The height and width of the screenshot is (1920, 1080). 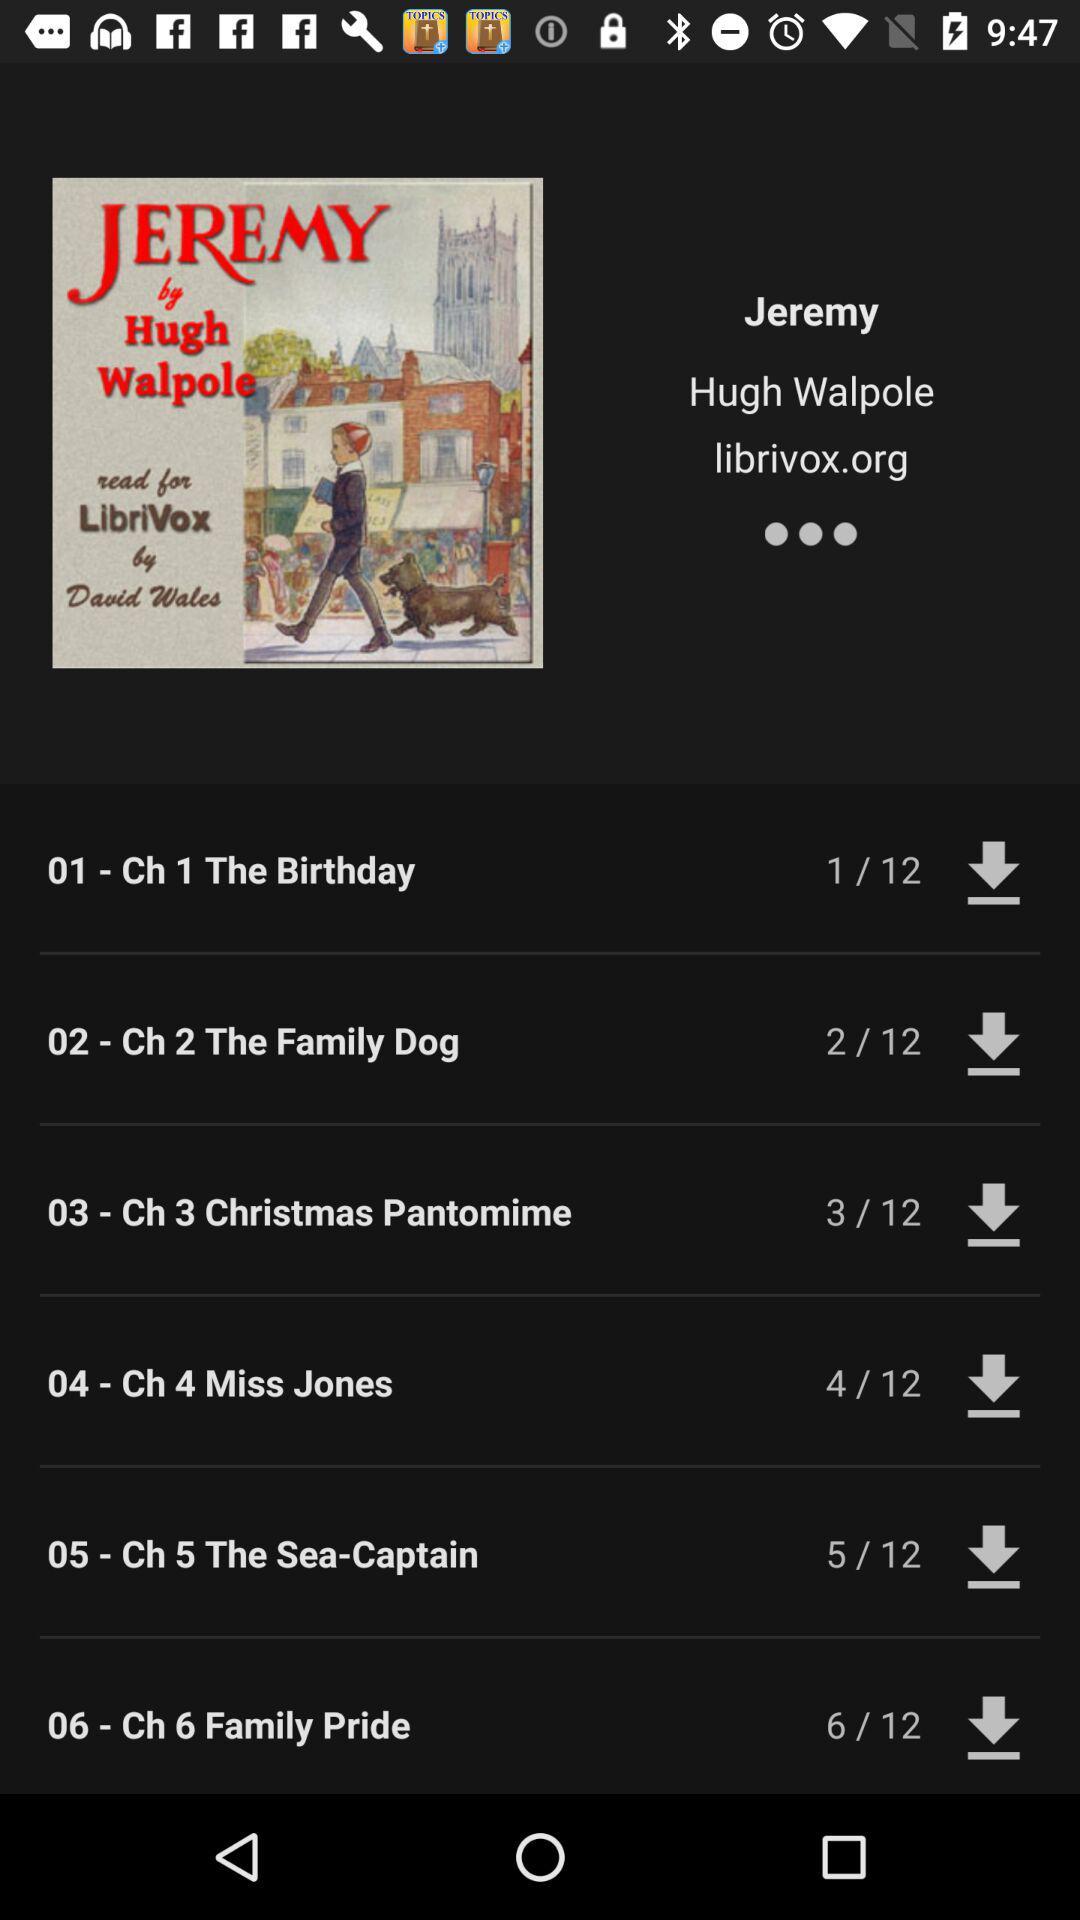 I want to click on download button next to 4  12, so click(x=994, y=1381).